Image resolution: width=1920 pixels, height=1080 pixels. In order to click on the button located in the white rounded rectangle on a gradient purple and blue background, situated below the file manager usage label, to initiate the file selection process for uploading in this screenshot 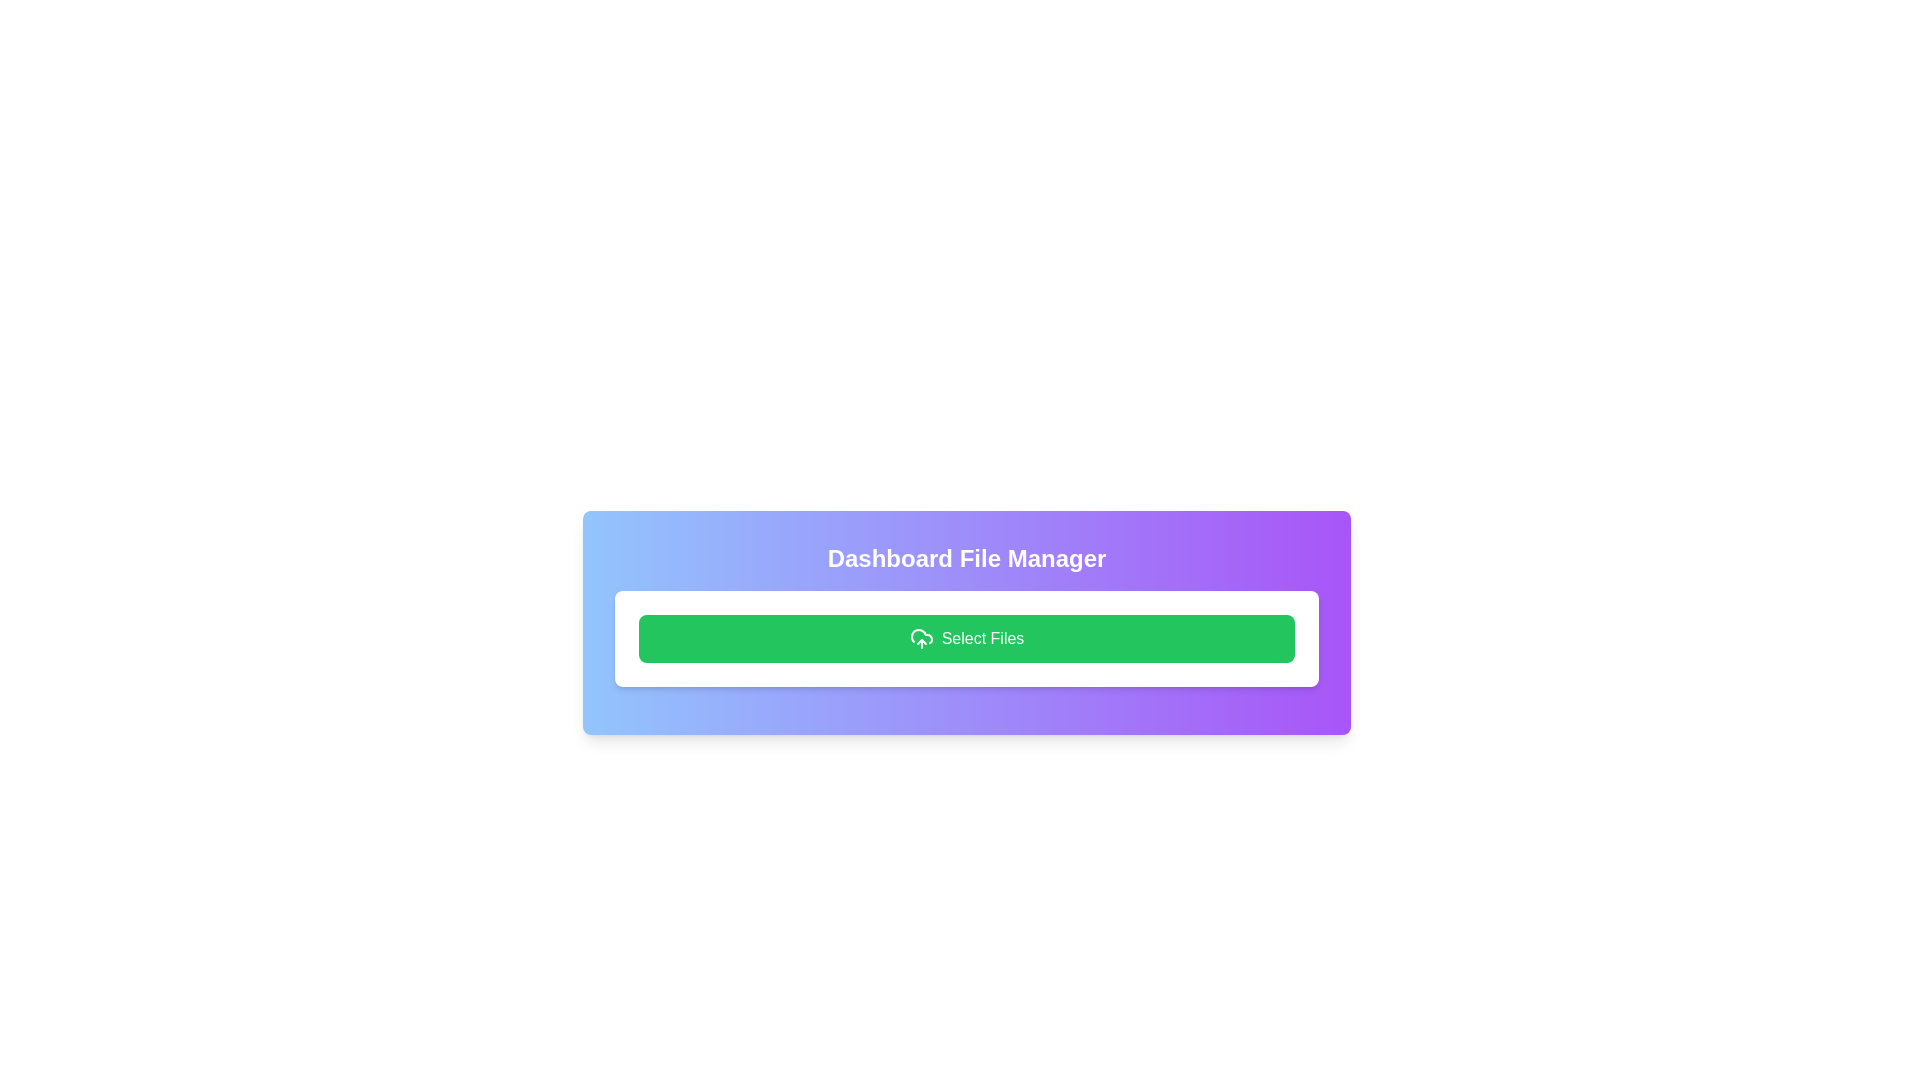, I will do `click(966, 639)`.